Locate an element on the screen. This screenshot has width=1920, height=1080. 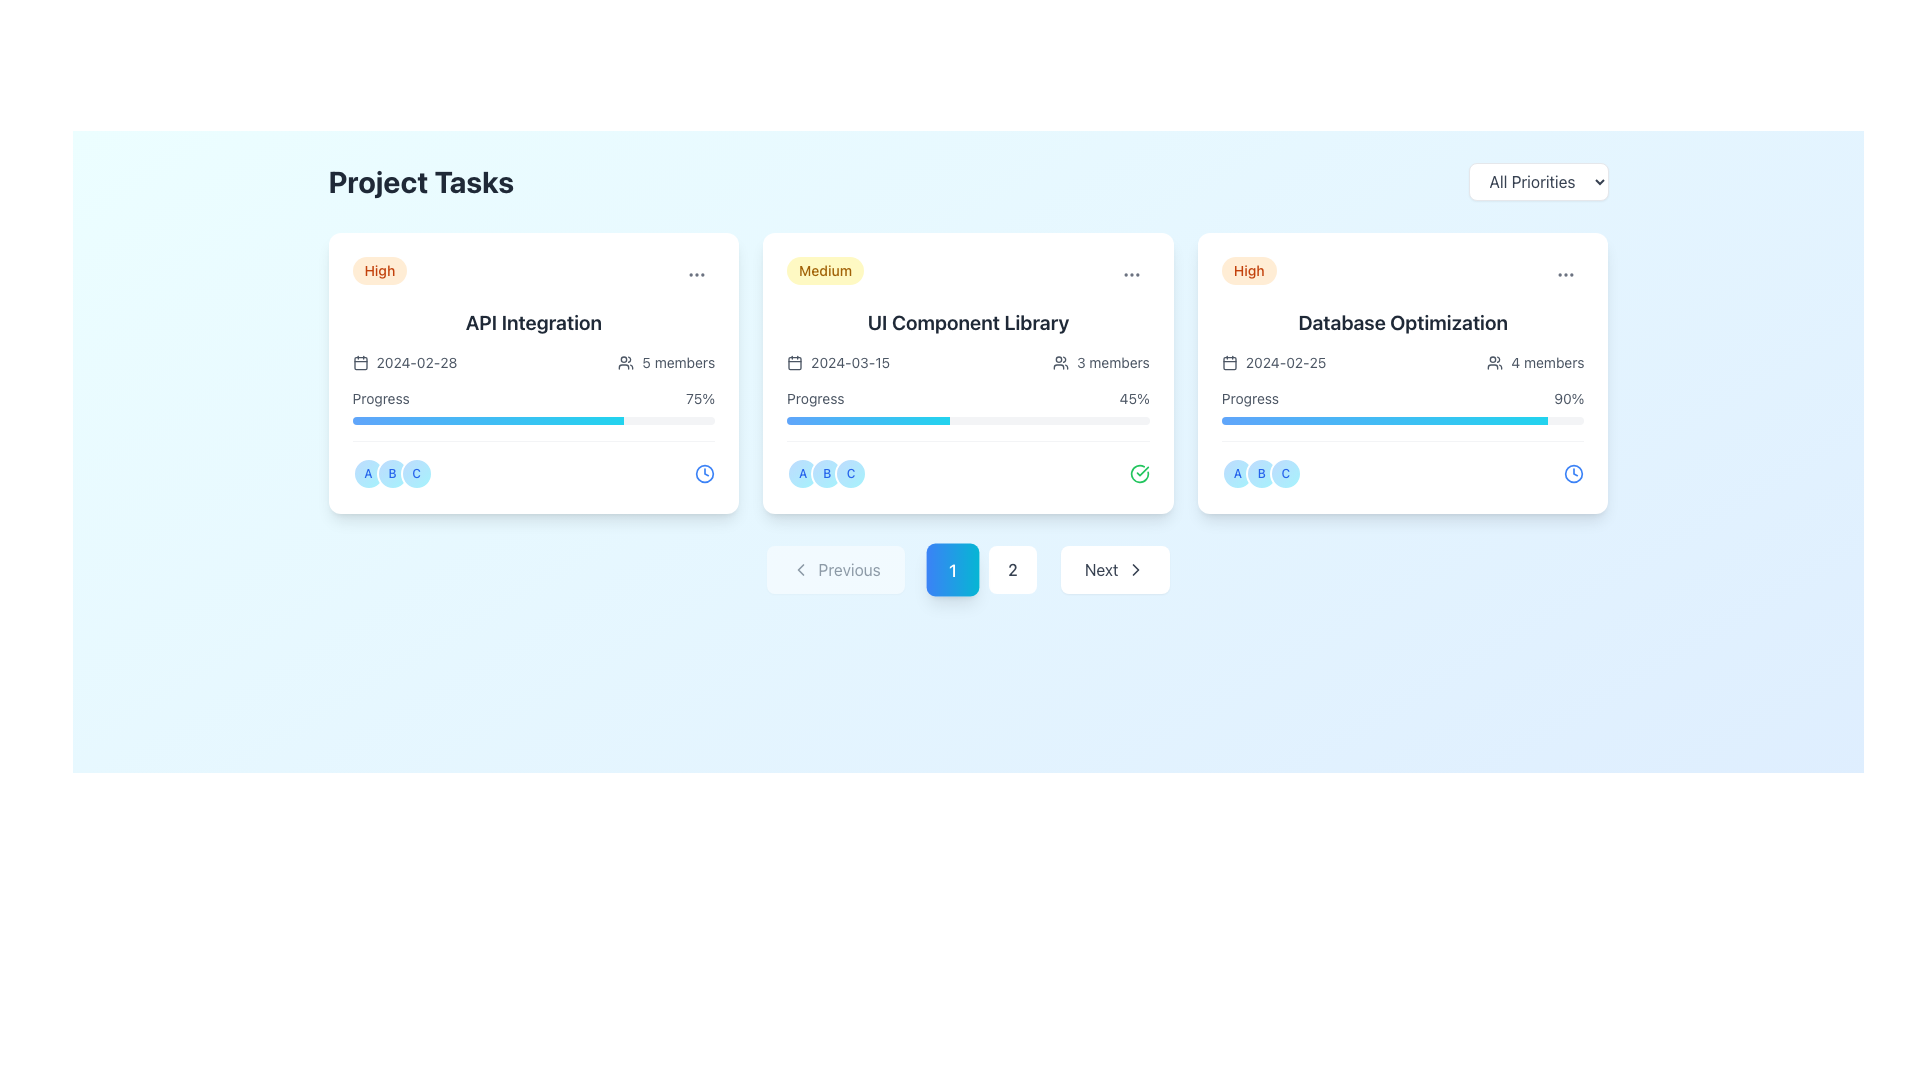
progress is located at coordinates (1419, 419).